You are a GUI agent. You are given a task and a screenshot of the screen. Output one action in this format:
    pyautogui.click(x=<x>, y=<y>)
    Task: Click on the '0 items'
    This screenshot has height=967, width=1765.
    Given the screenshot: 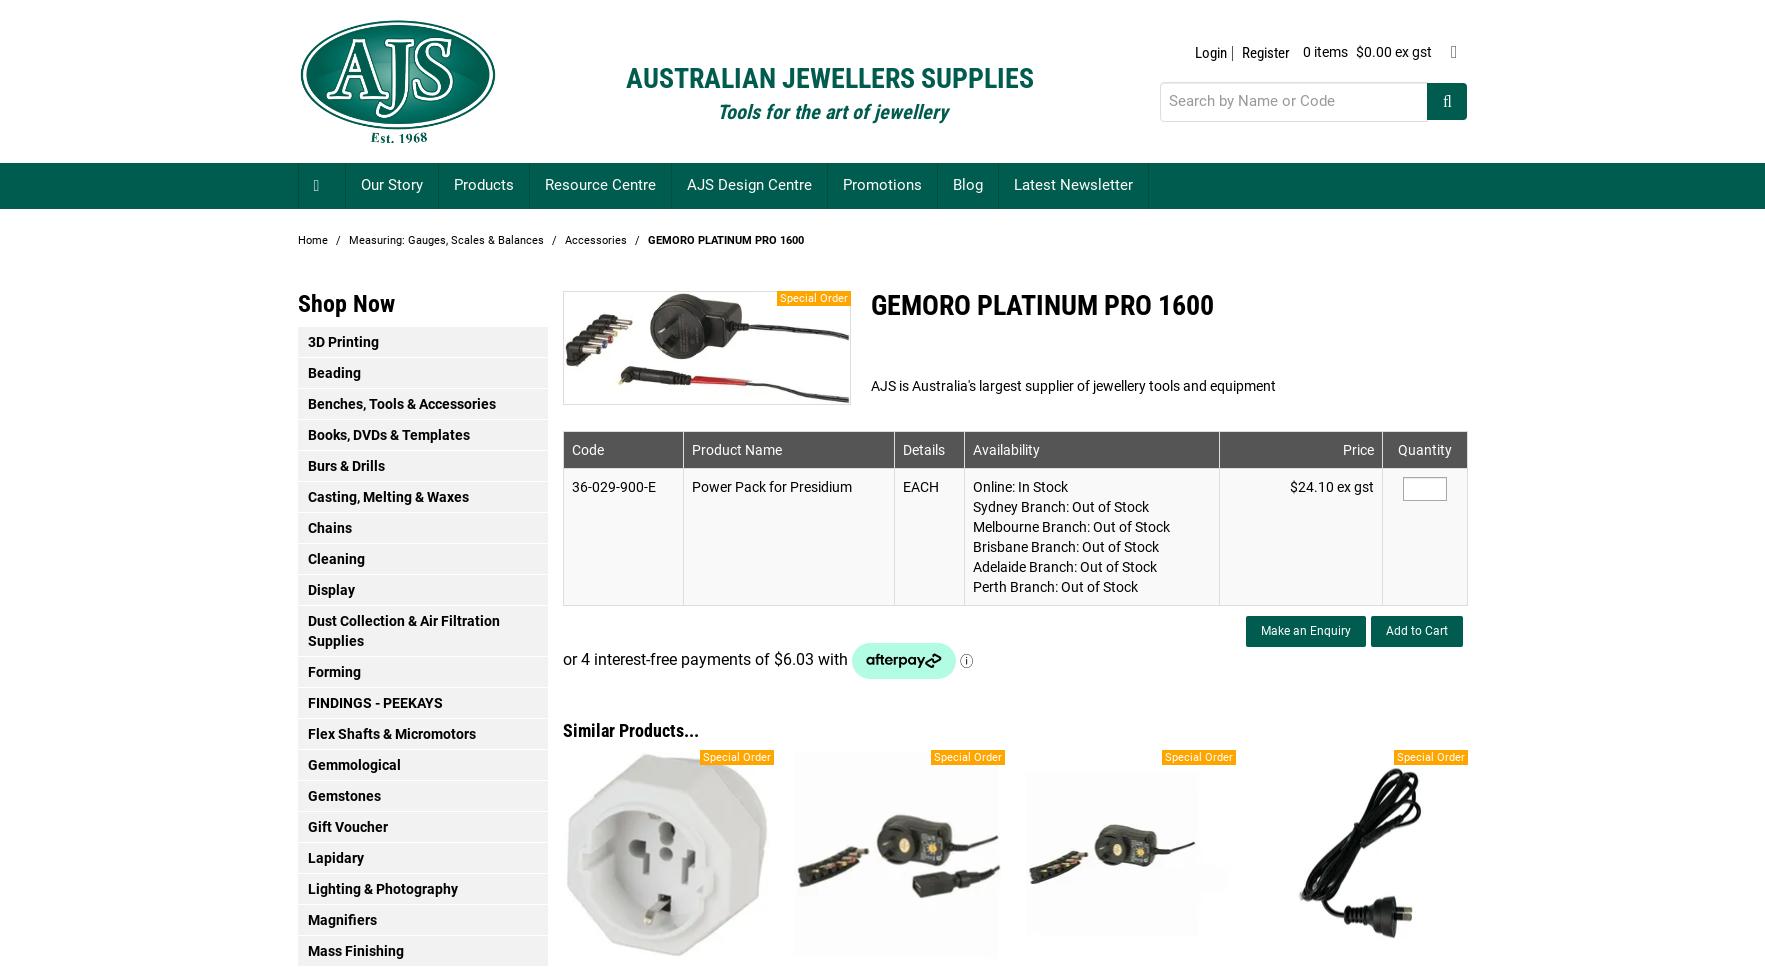 What is the action you would take?
    pyautogui.click(x=1325, y=51)
    